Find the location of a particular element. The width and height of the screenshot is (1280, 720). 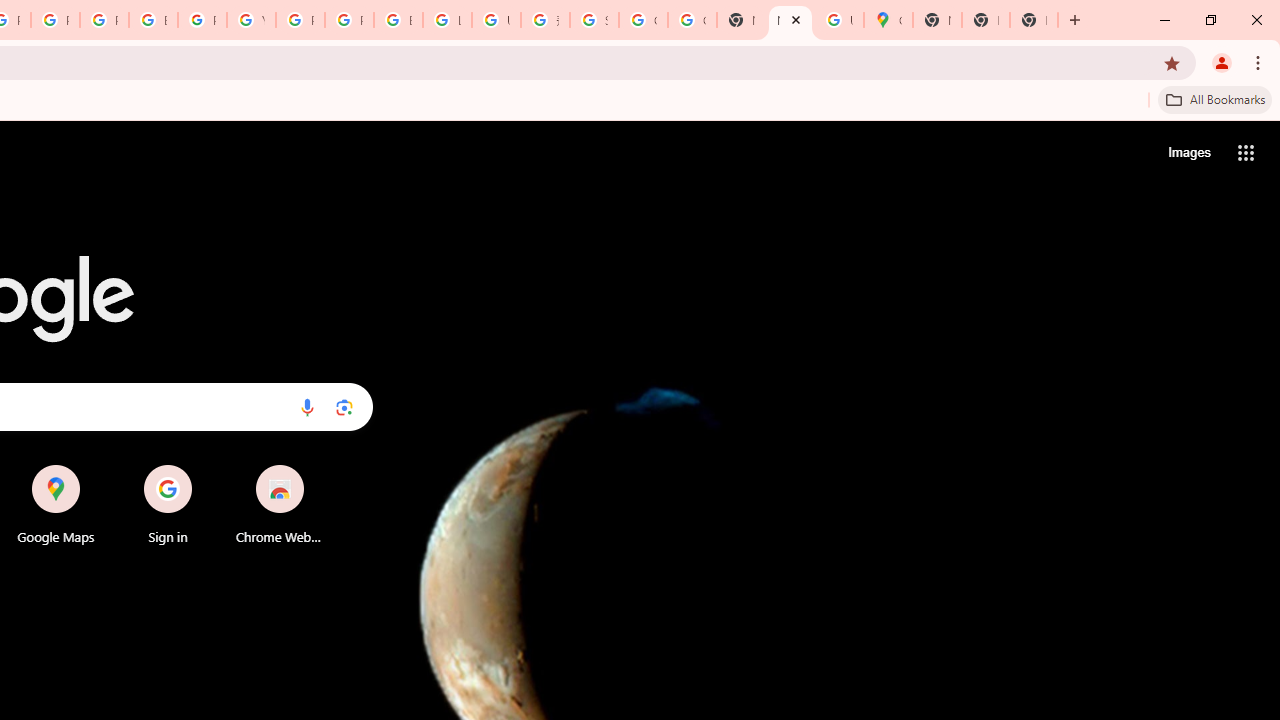

'Google Maps' is located at coordinates (887, 20).